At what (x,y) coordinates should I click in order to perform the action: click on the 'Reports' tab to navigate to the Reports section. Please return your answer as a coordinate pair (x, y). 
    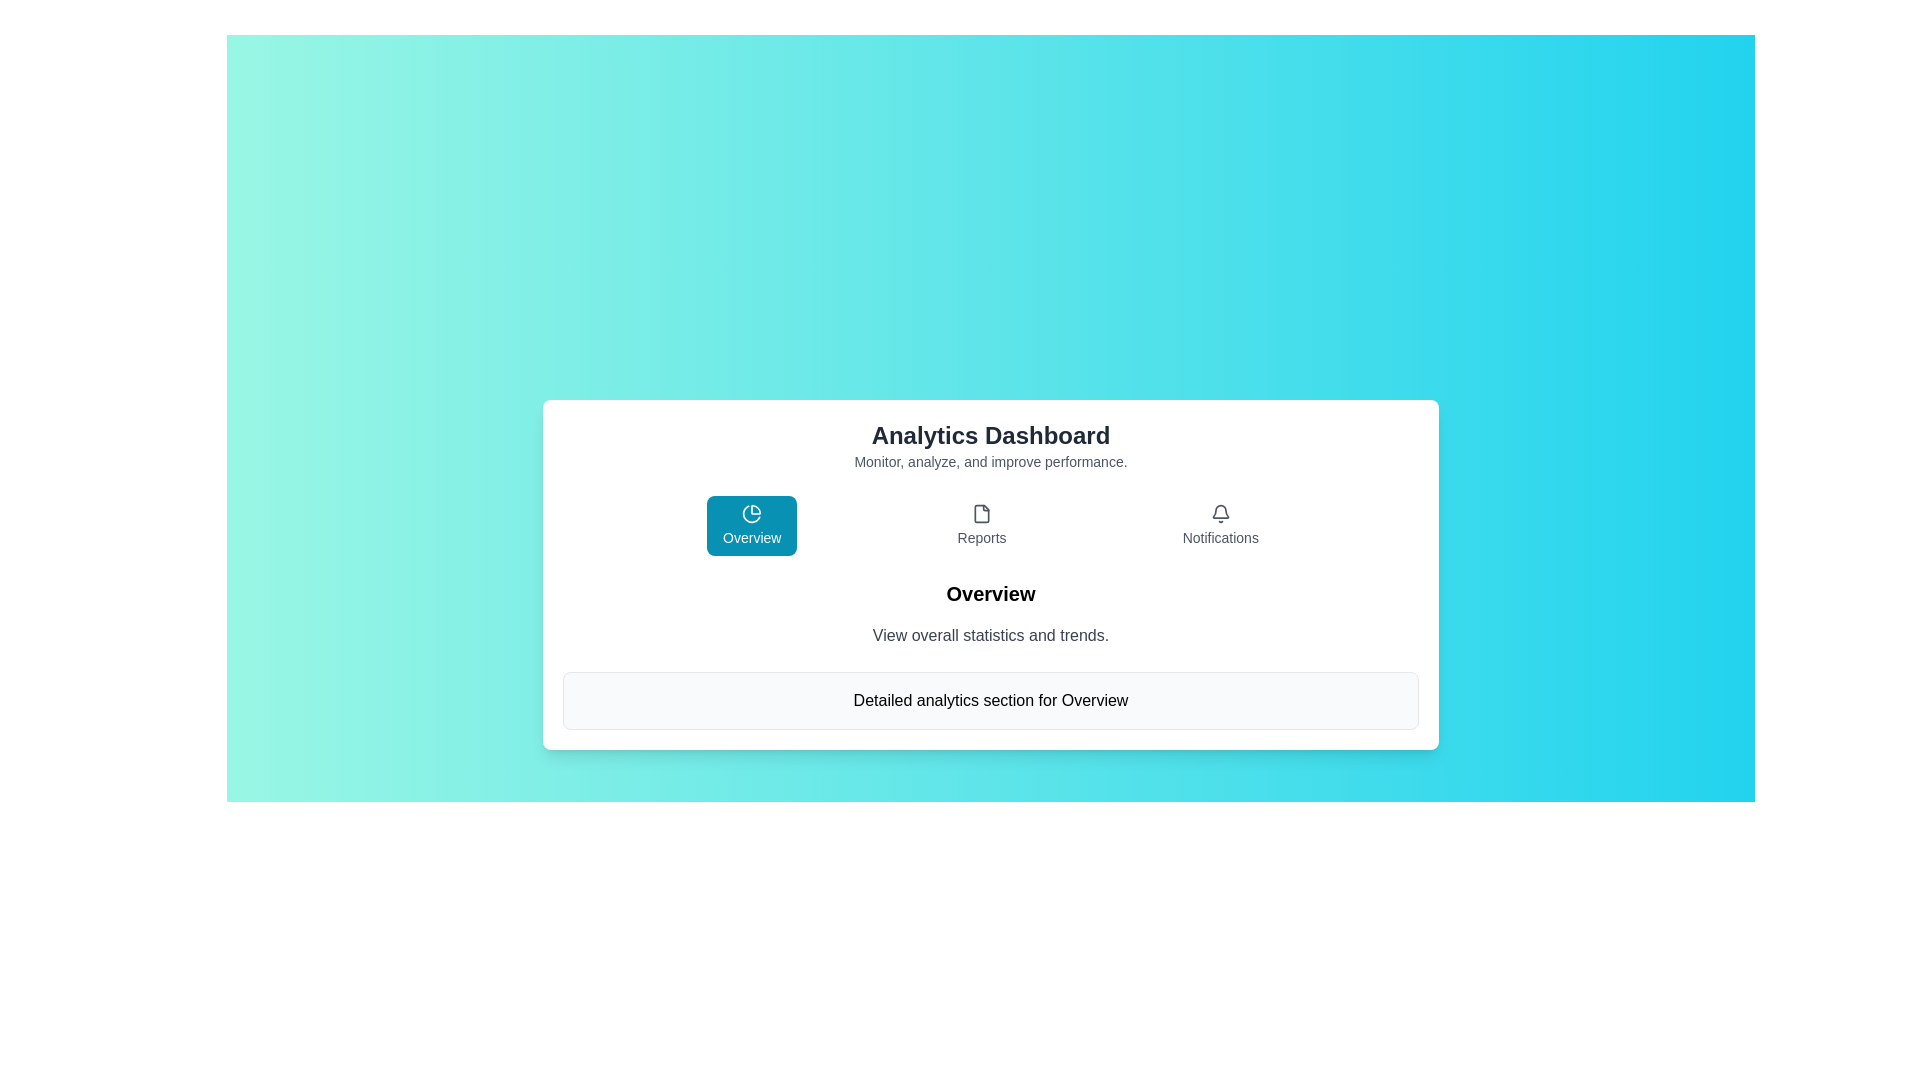
    Looking at the image, I should click on (982, 524).